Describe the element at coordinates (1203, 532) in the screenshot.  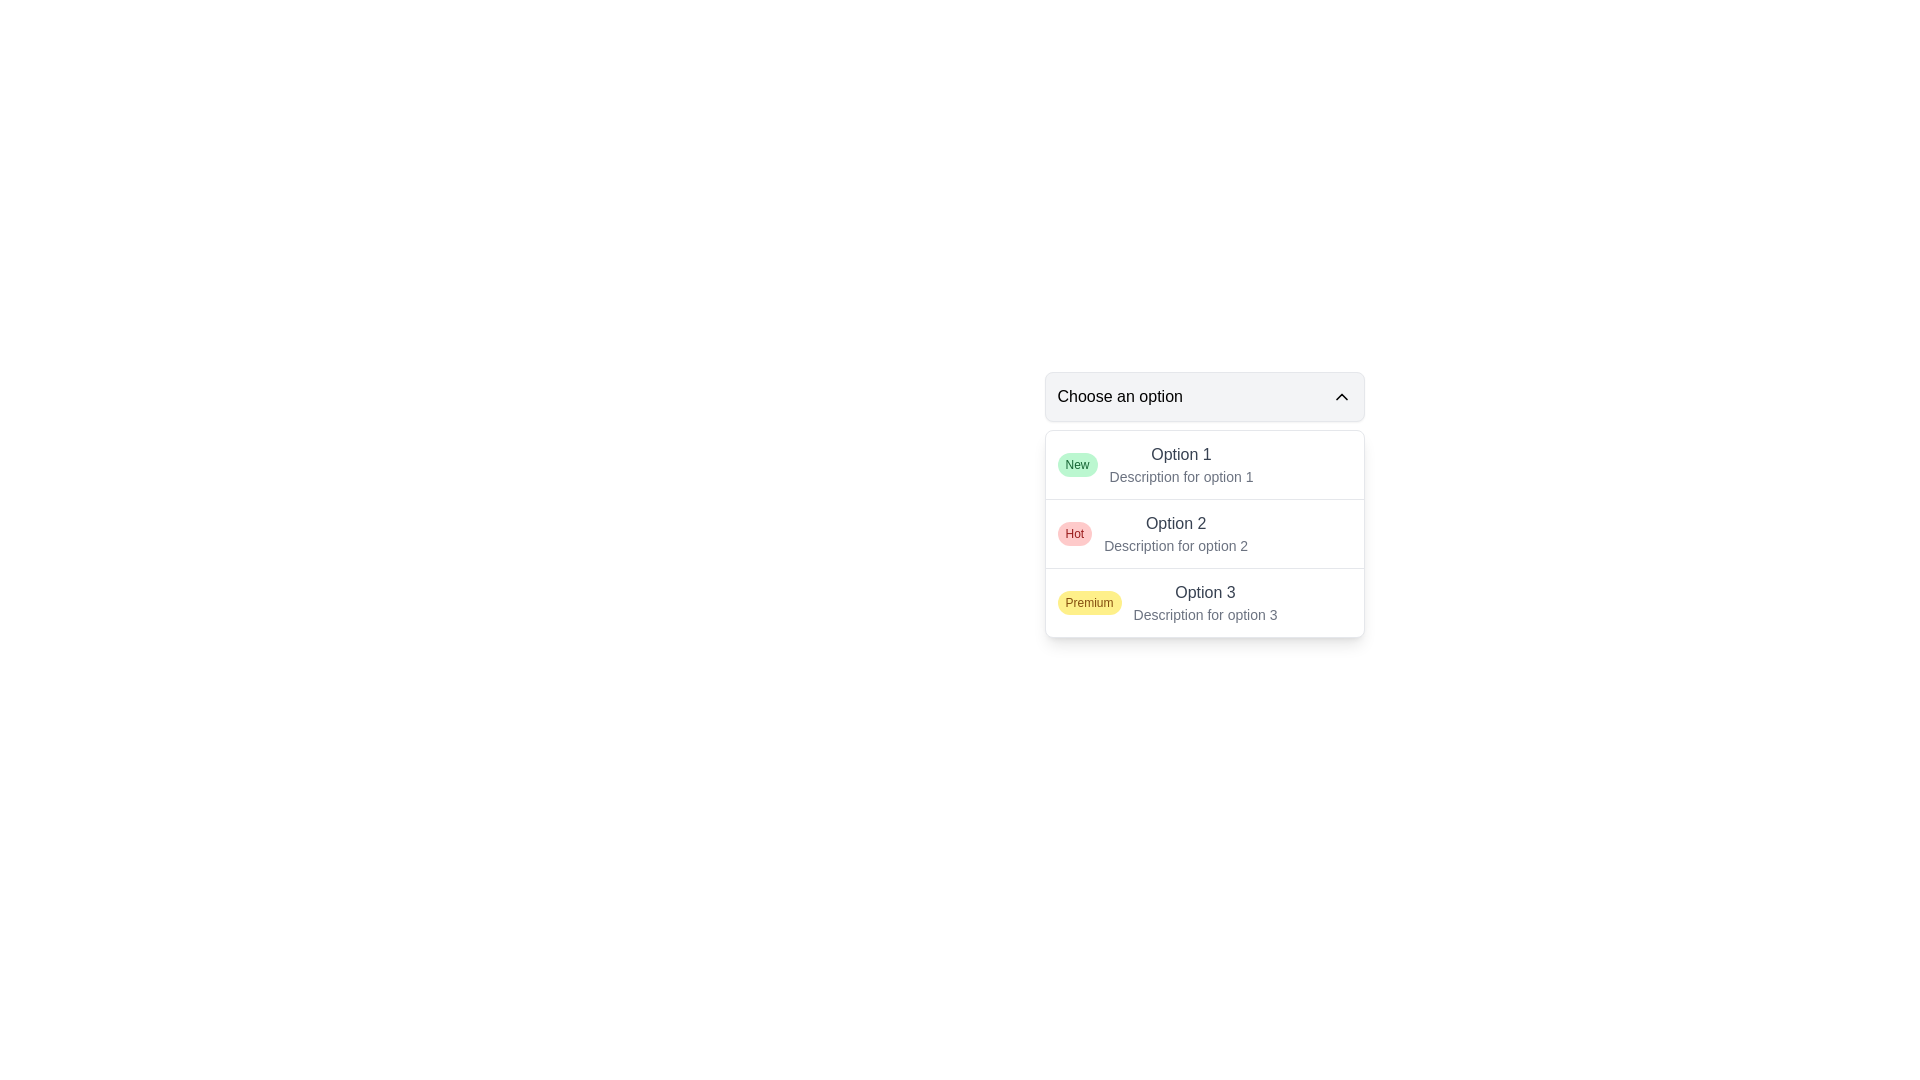
I see `the dropdown menu located below the text 'Choose an option', which features a white background, rounded corners, and shadow effects with multiple labeled options and category badges` at that location.